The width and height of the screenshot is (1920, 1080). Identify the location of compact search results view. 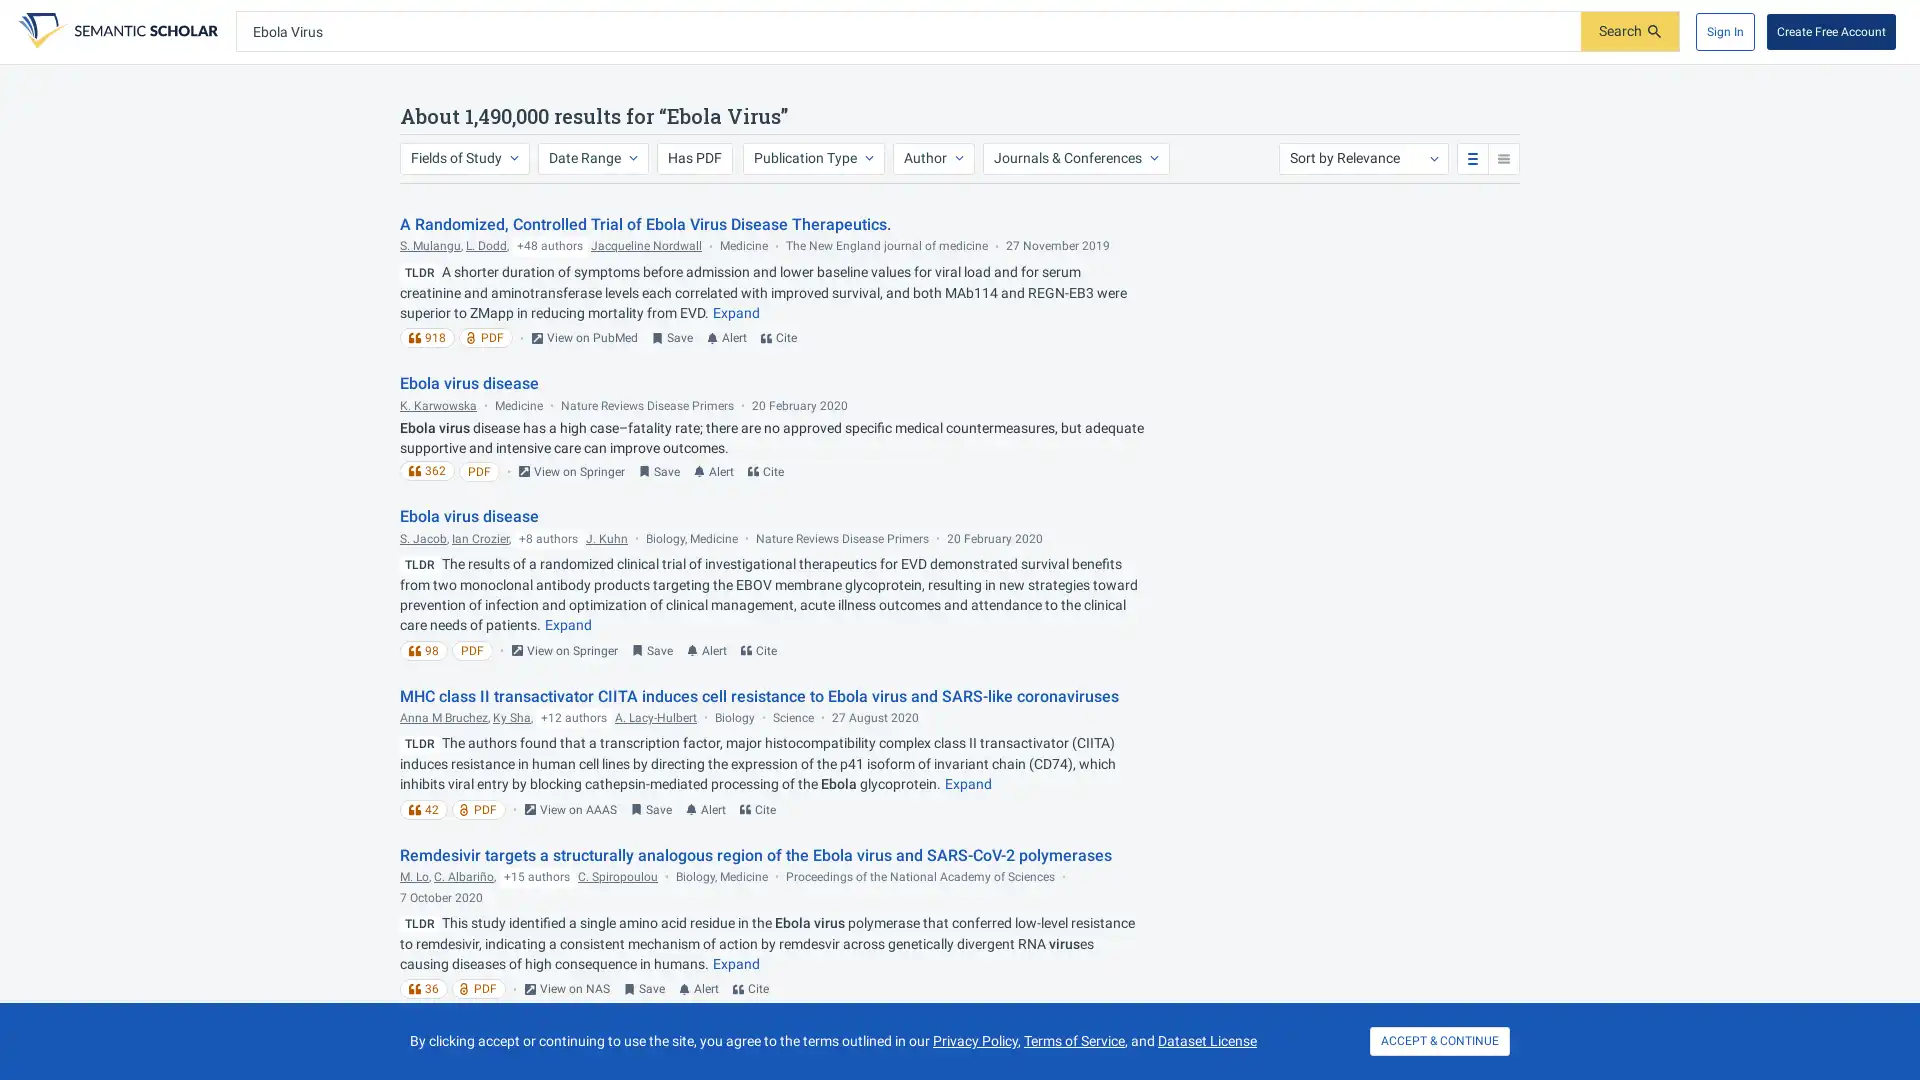
(1503, 157).